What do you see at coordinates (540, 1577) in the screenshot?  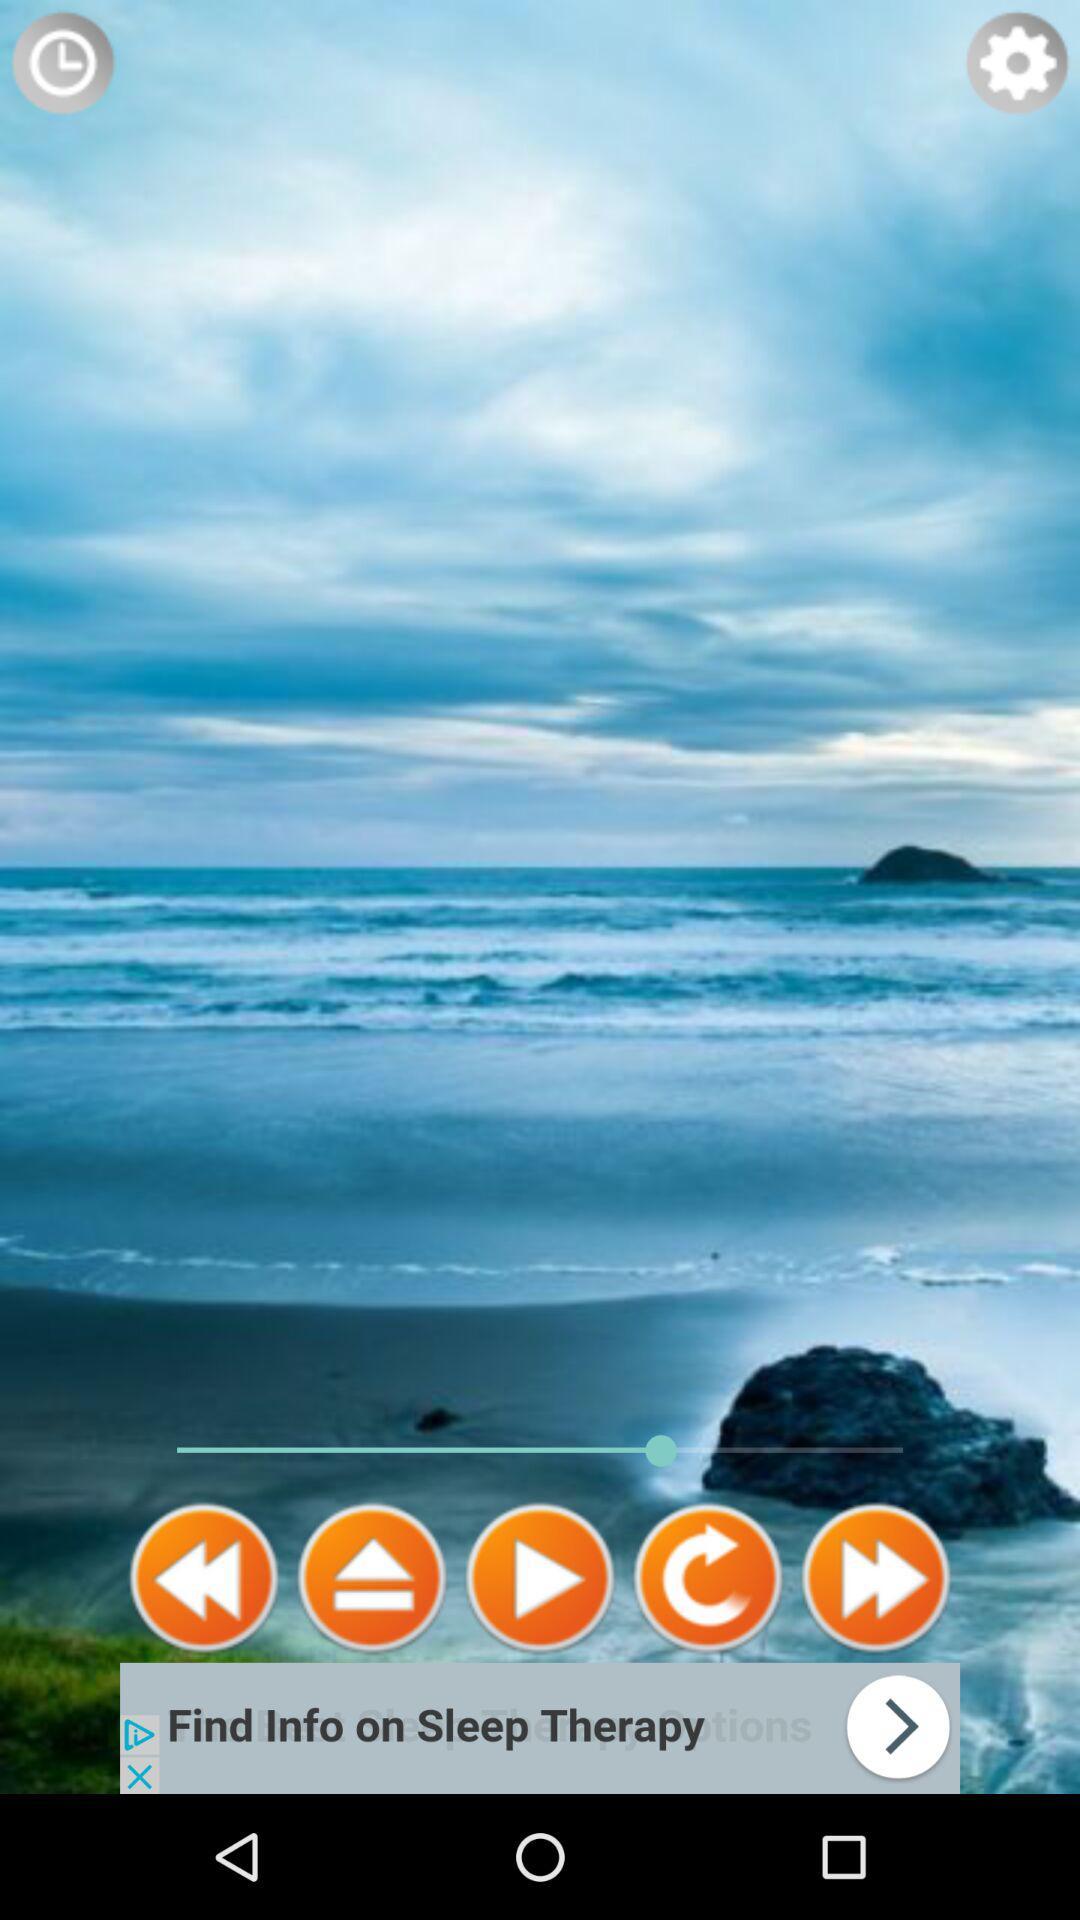 I see `media` at bounding box center [540, 1577].